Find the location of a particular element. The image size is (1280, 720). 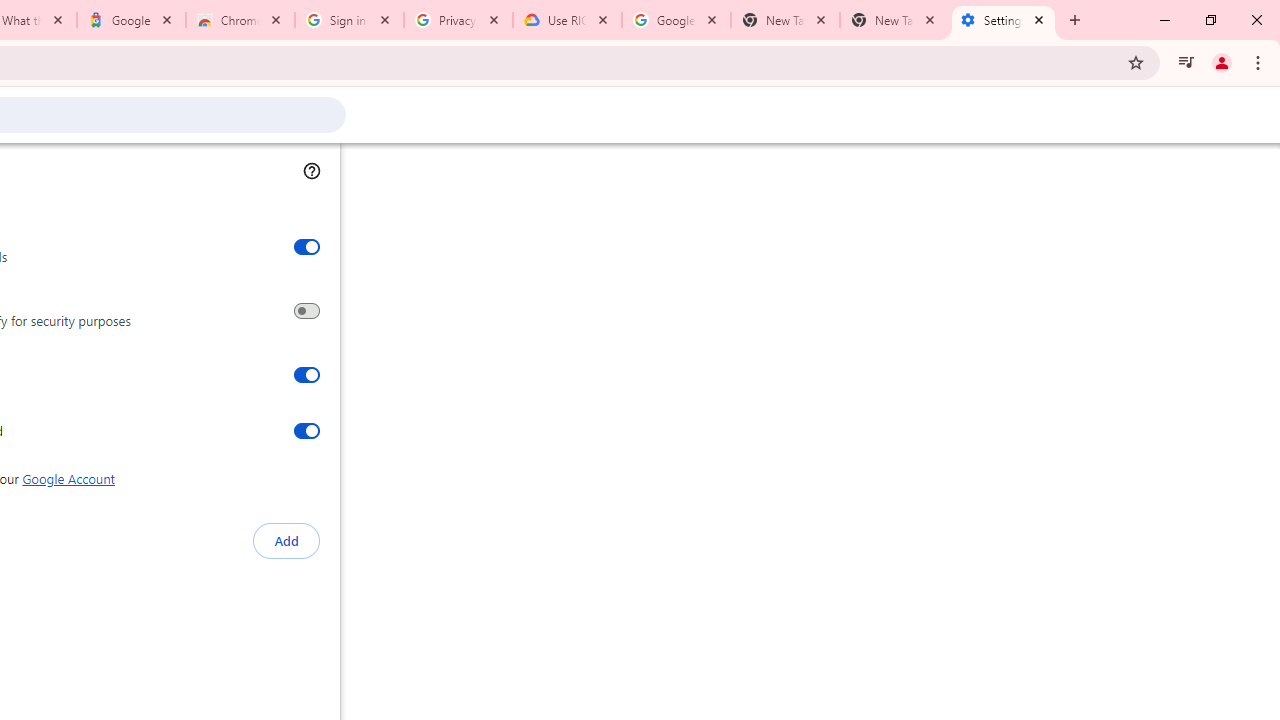

'New Tab' is located at coordinates (893, 20).